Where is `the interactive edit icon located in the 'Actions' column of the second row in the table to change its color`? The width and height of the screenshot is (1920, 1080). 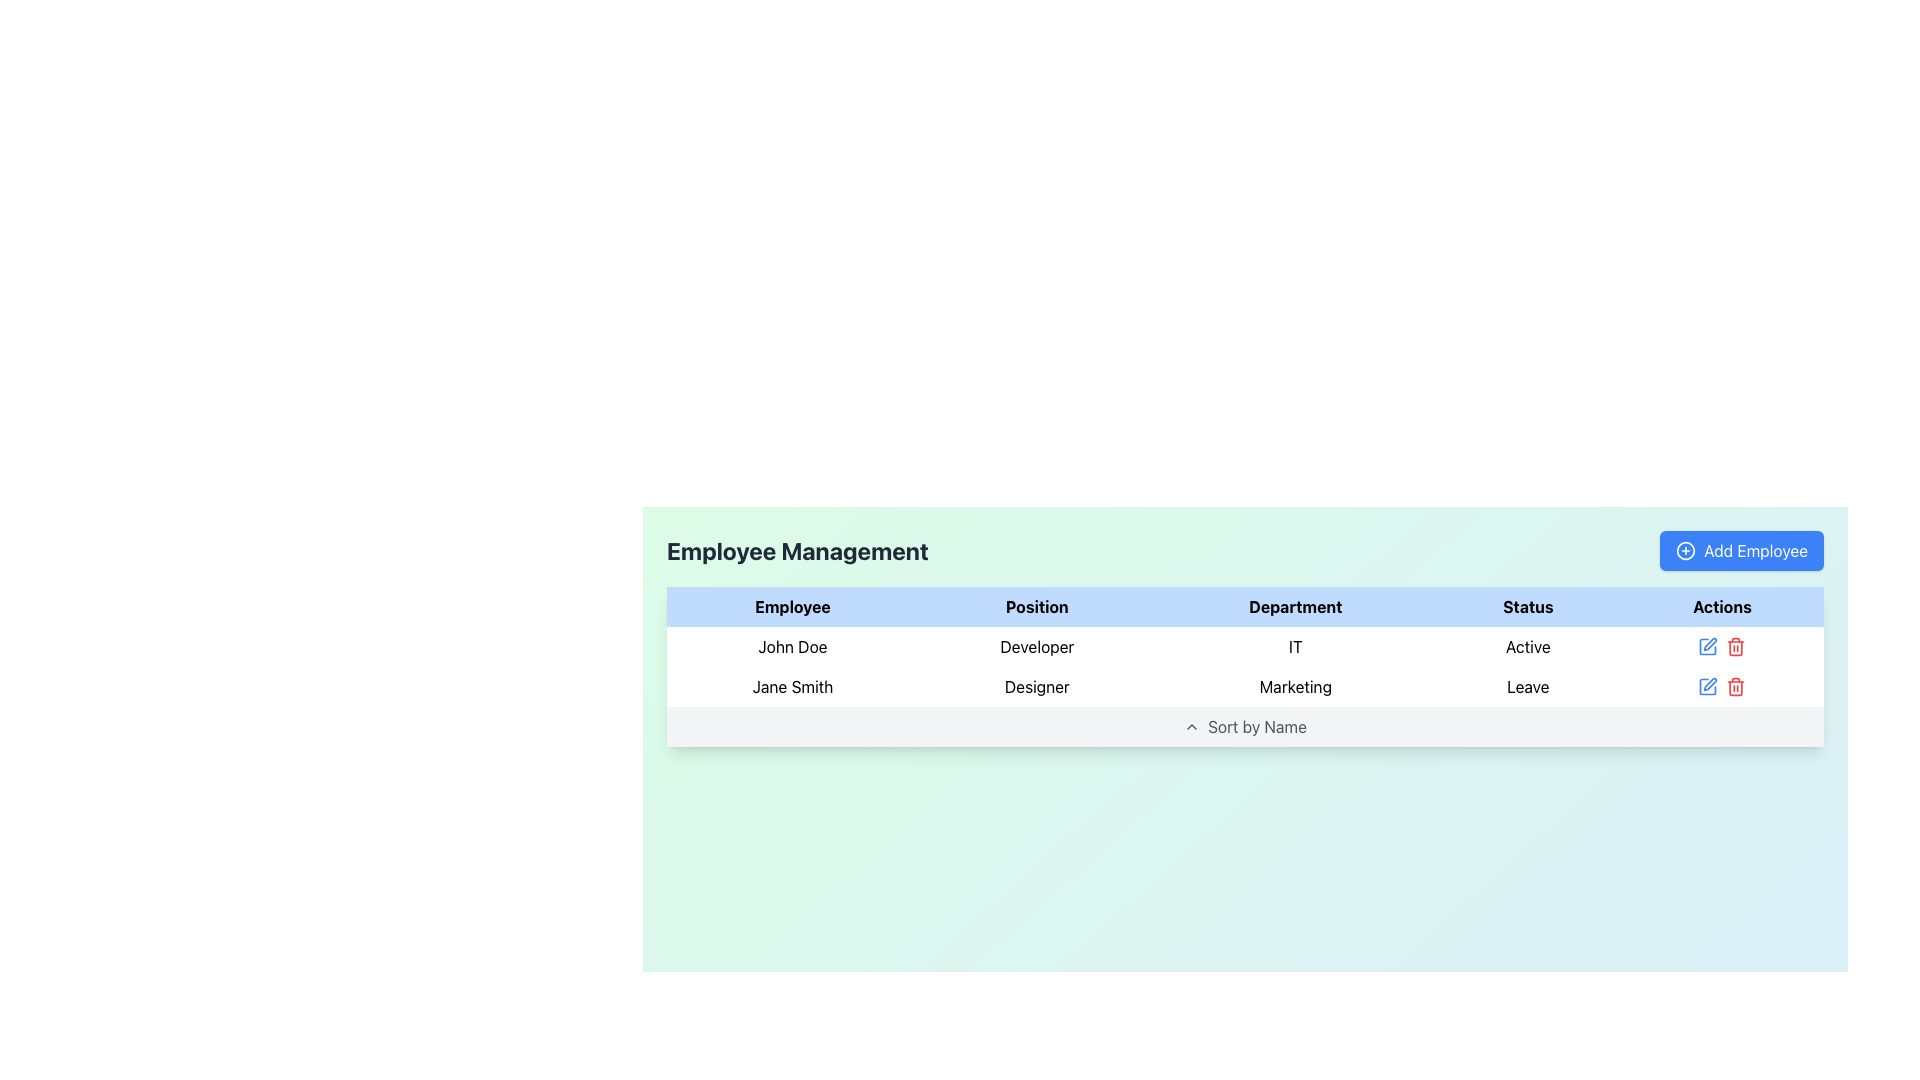 the interactive edit icon located in the 'Actions' column of the second row in the table to change its color is located at coordinates (1707, 685).